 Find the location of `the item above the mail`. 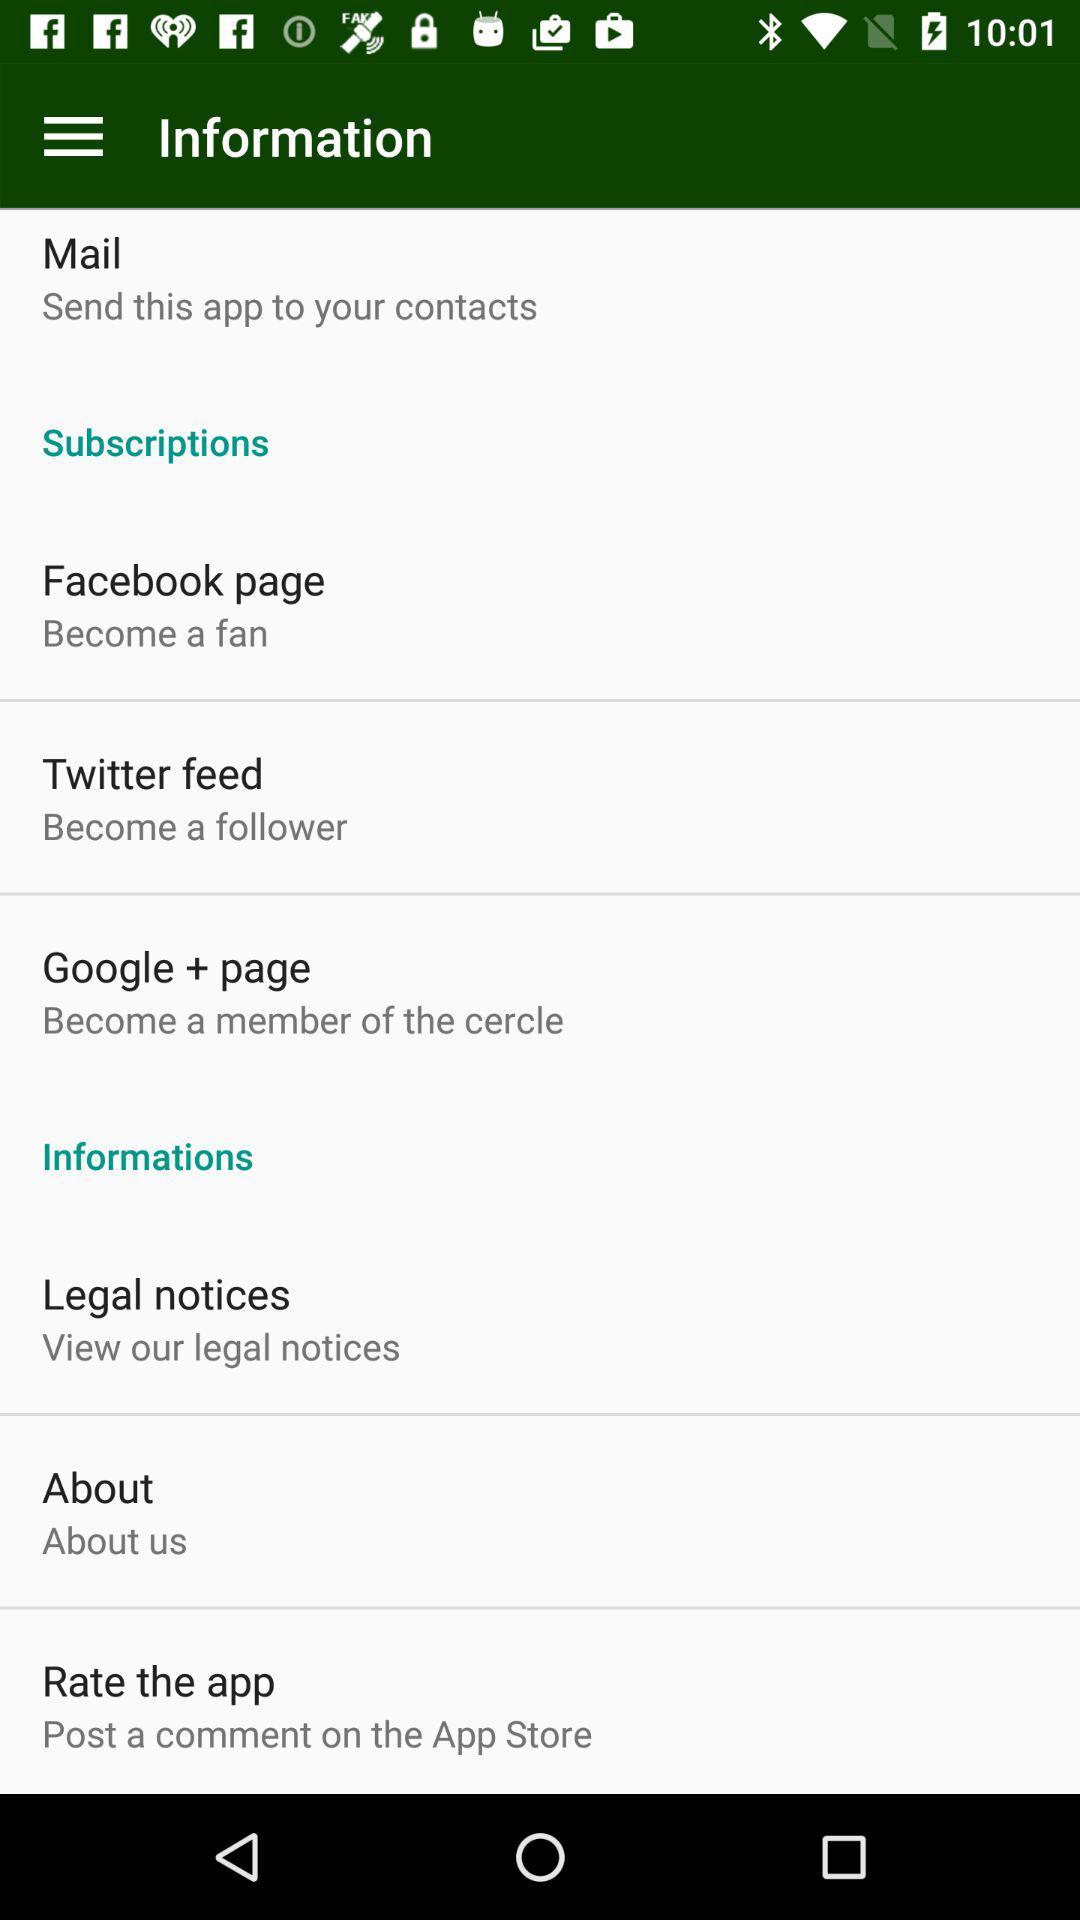

the item above the mail is located at coordinates (72, 135).